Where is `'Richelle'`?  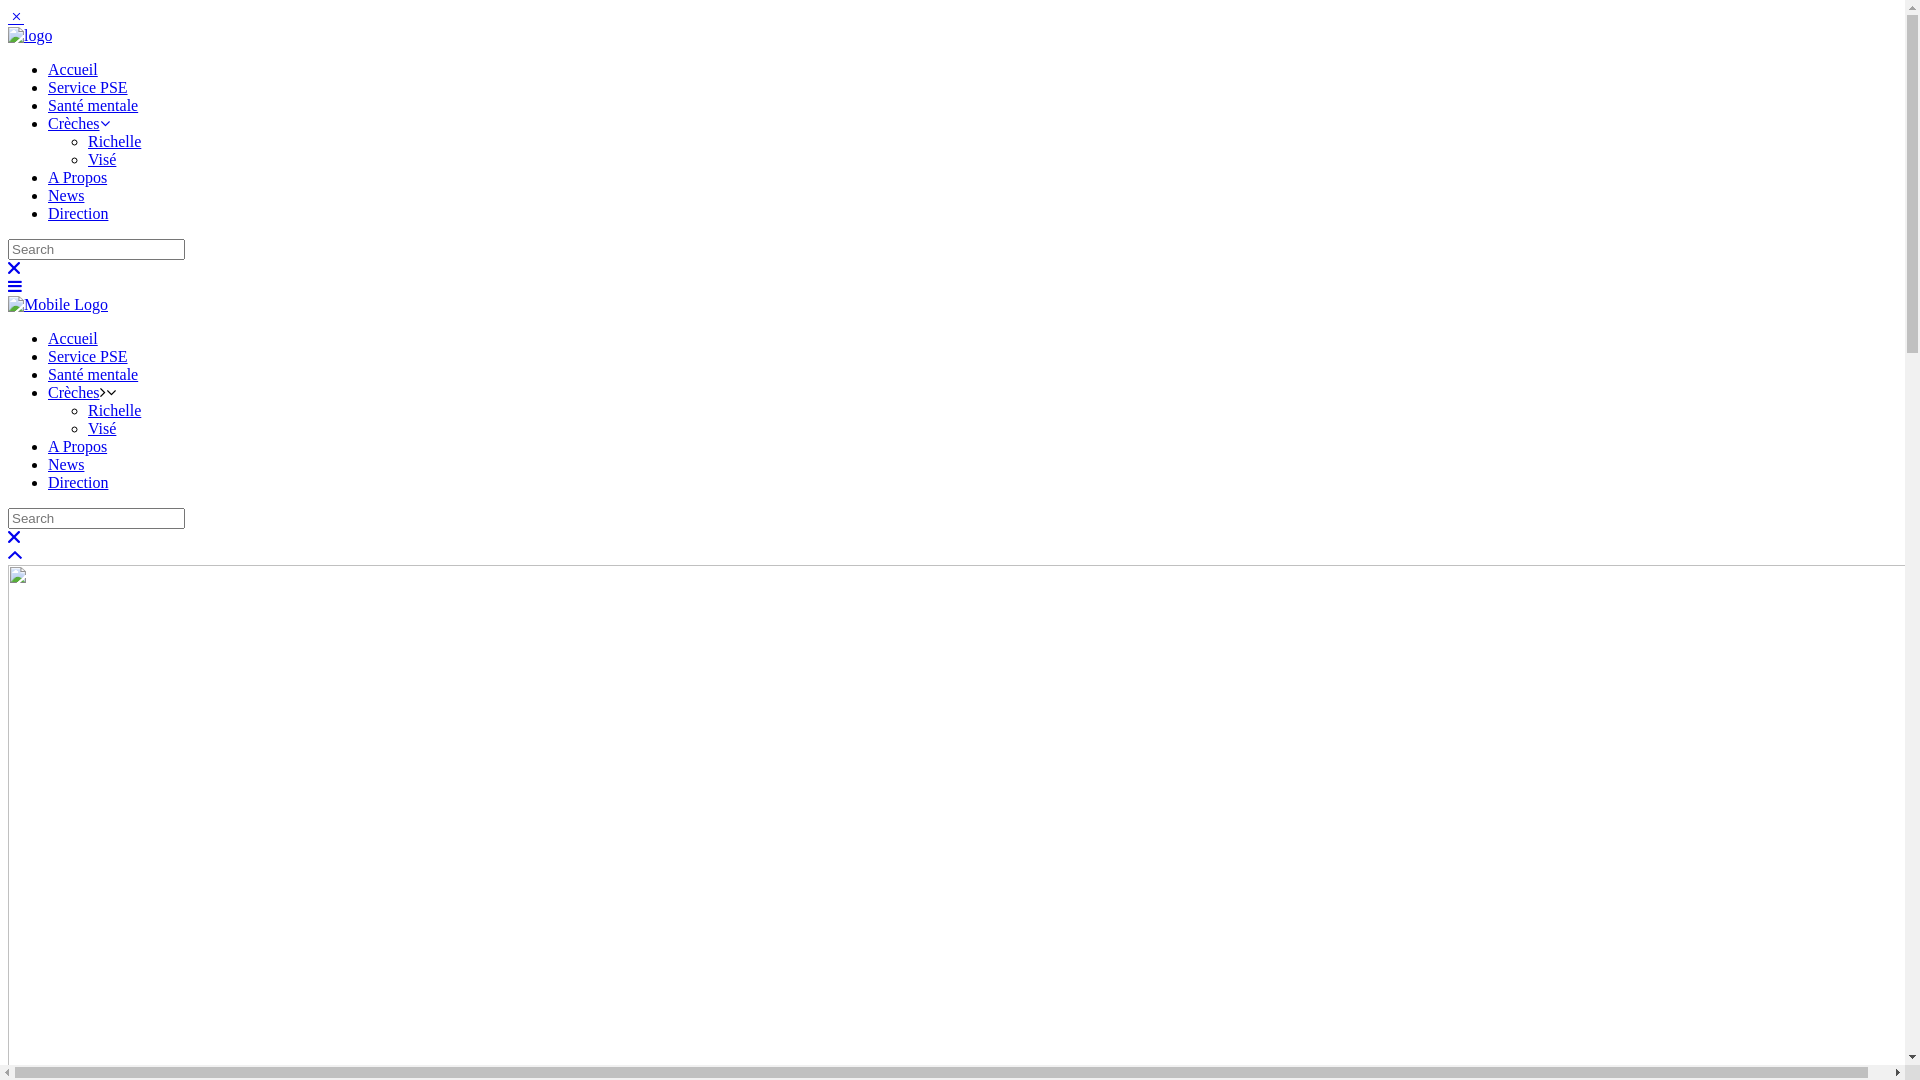
'Richelle' is located at coordinates (113, 409).